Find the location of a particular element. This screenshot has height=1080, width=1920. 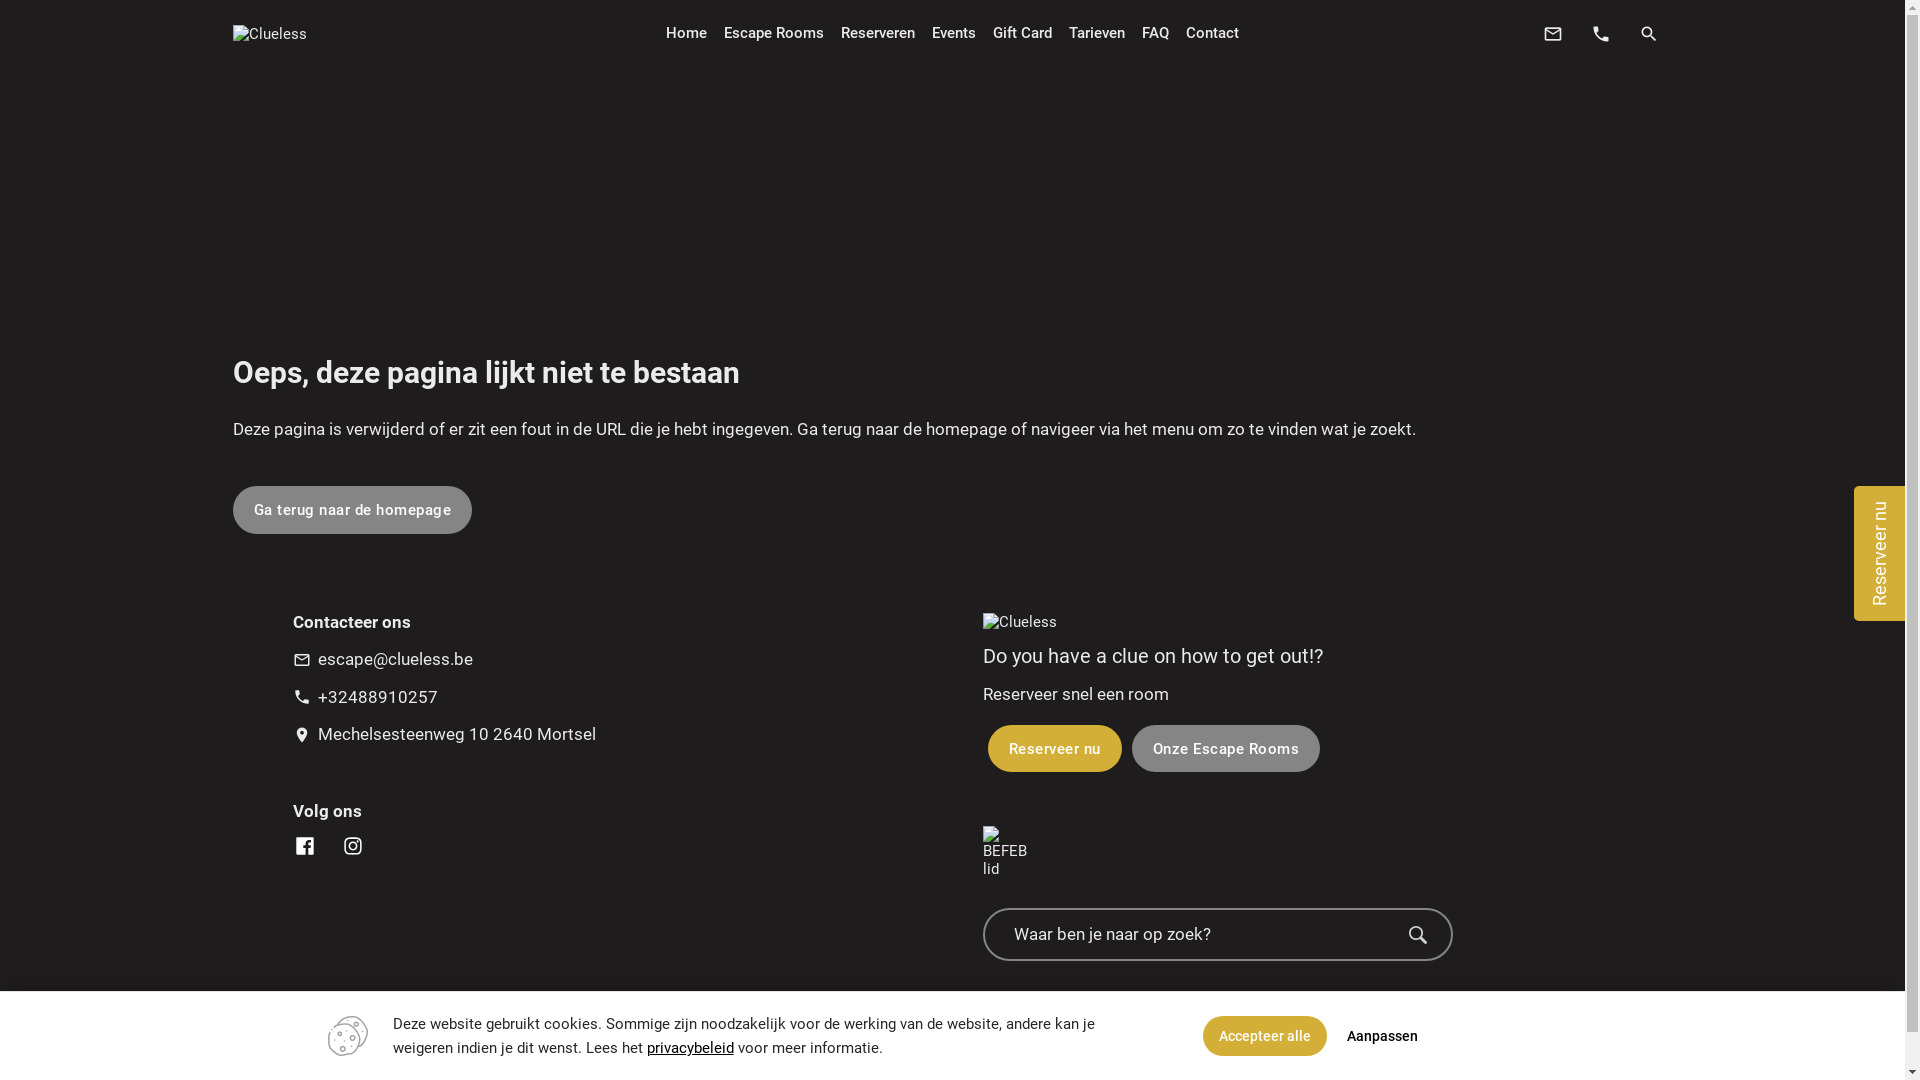

'privacybeleid' is located at coordinates (689, 1047).